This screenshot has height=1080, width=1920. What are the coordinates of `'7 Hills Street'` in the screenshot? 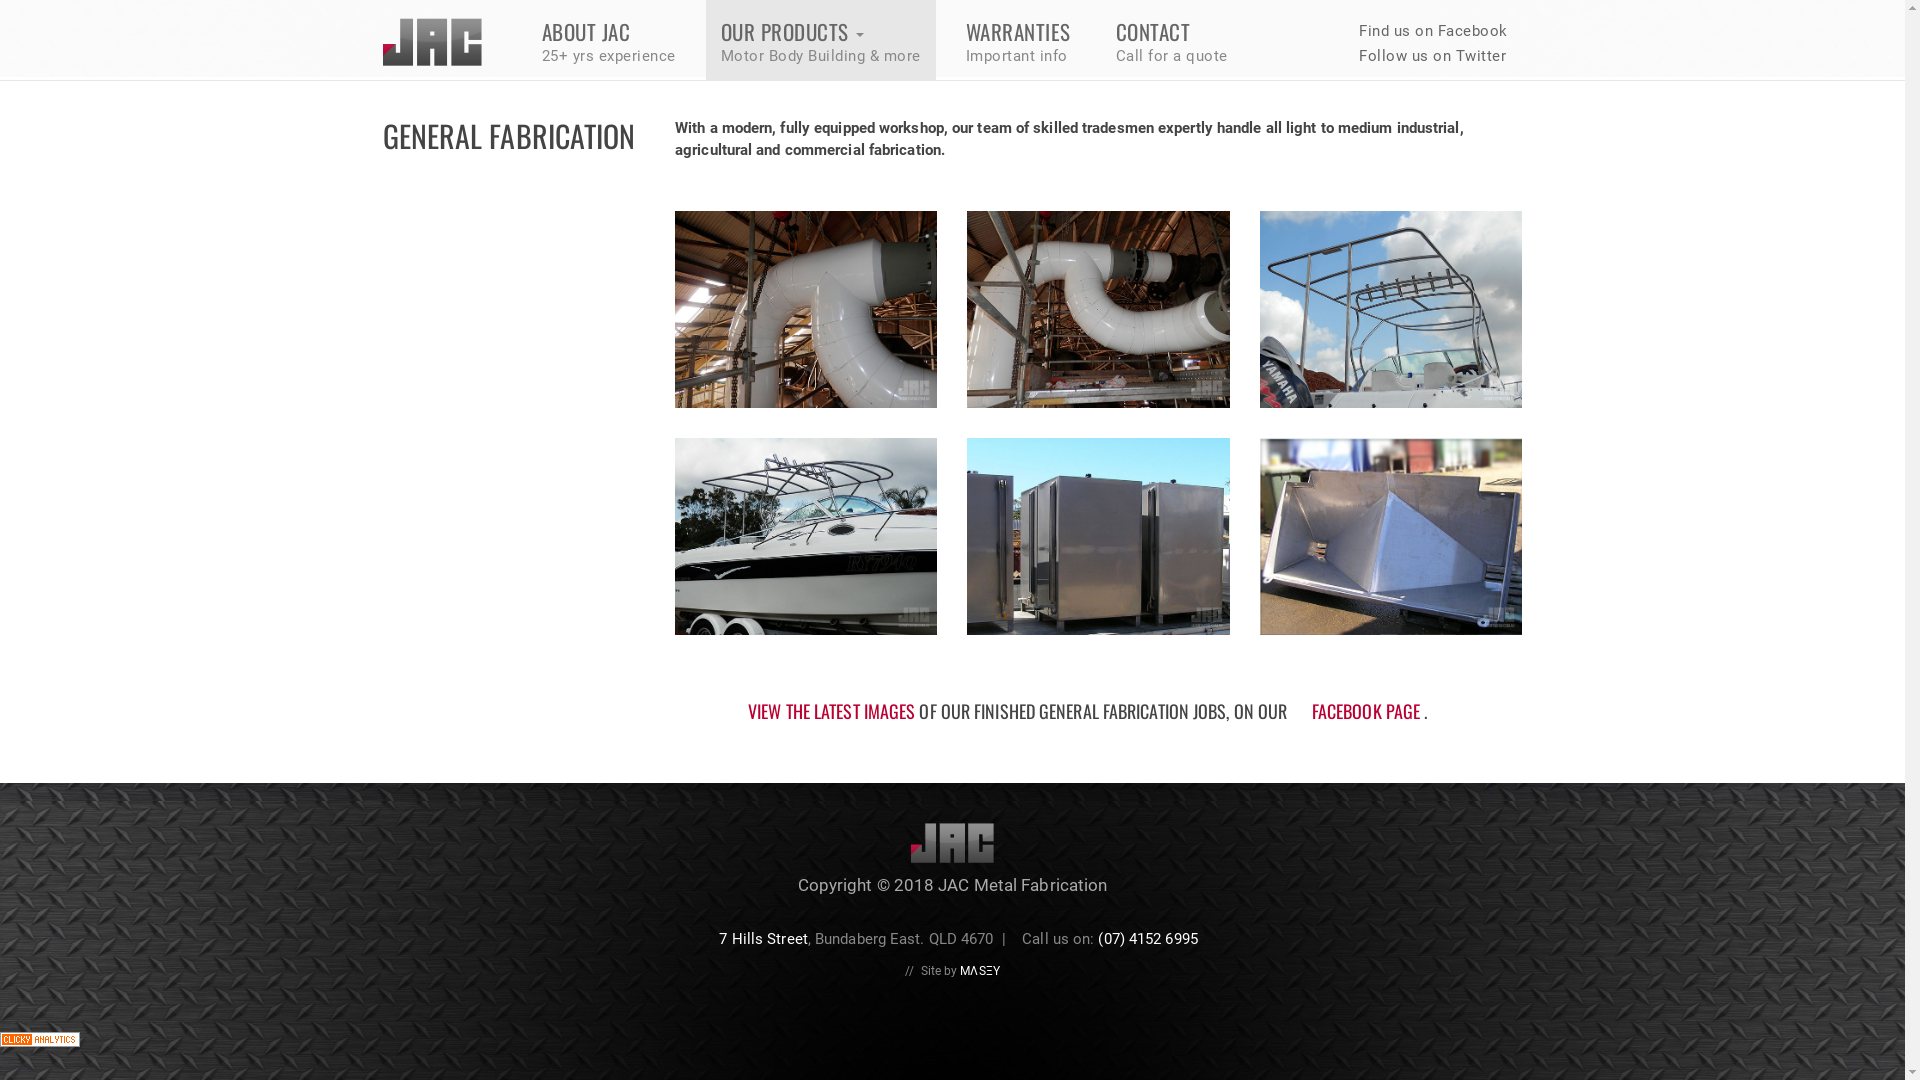 It's located at (762, 938).